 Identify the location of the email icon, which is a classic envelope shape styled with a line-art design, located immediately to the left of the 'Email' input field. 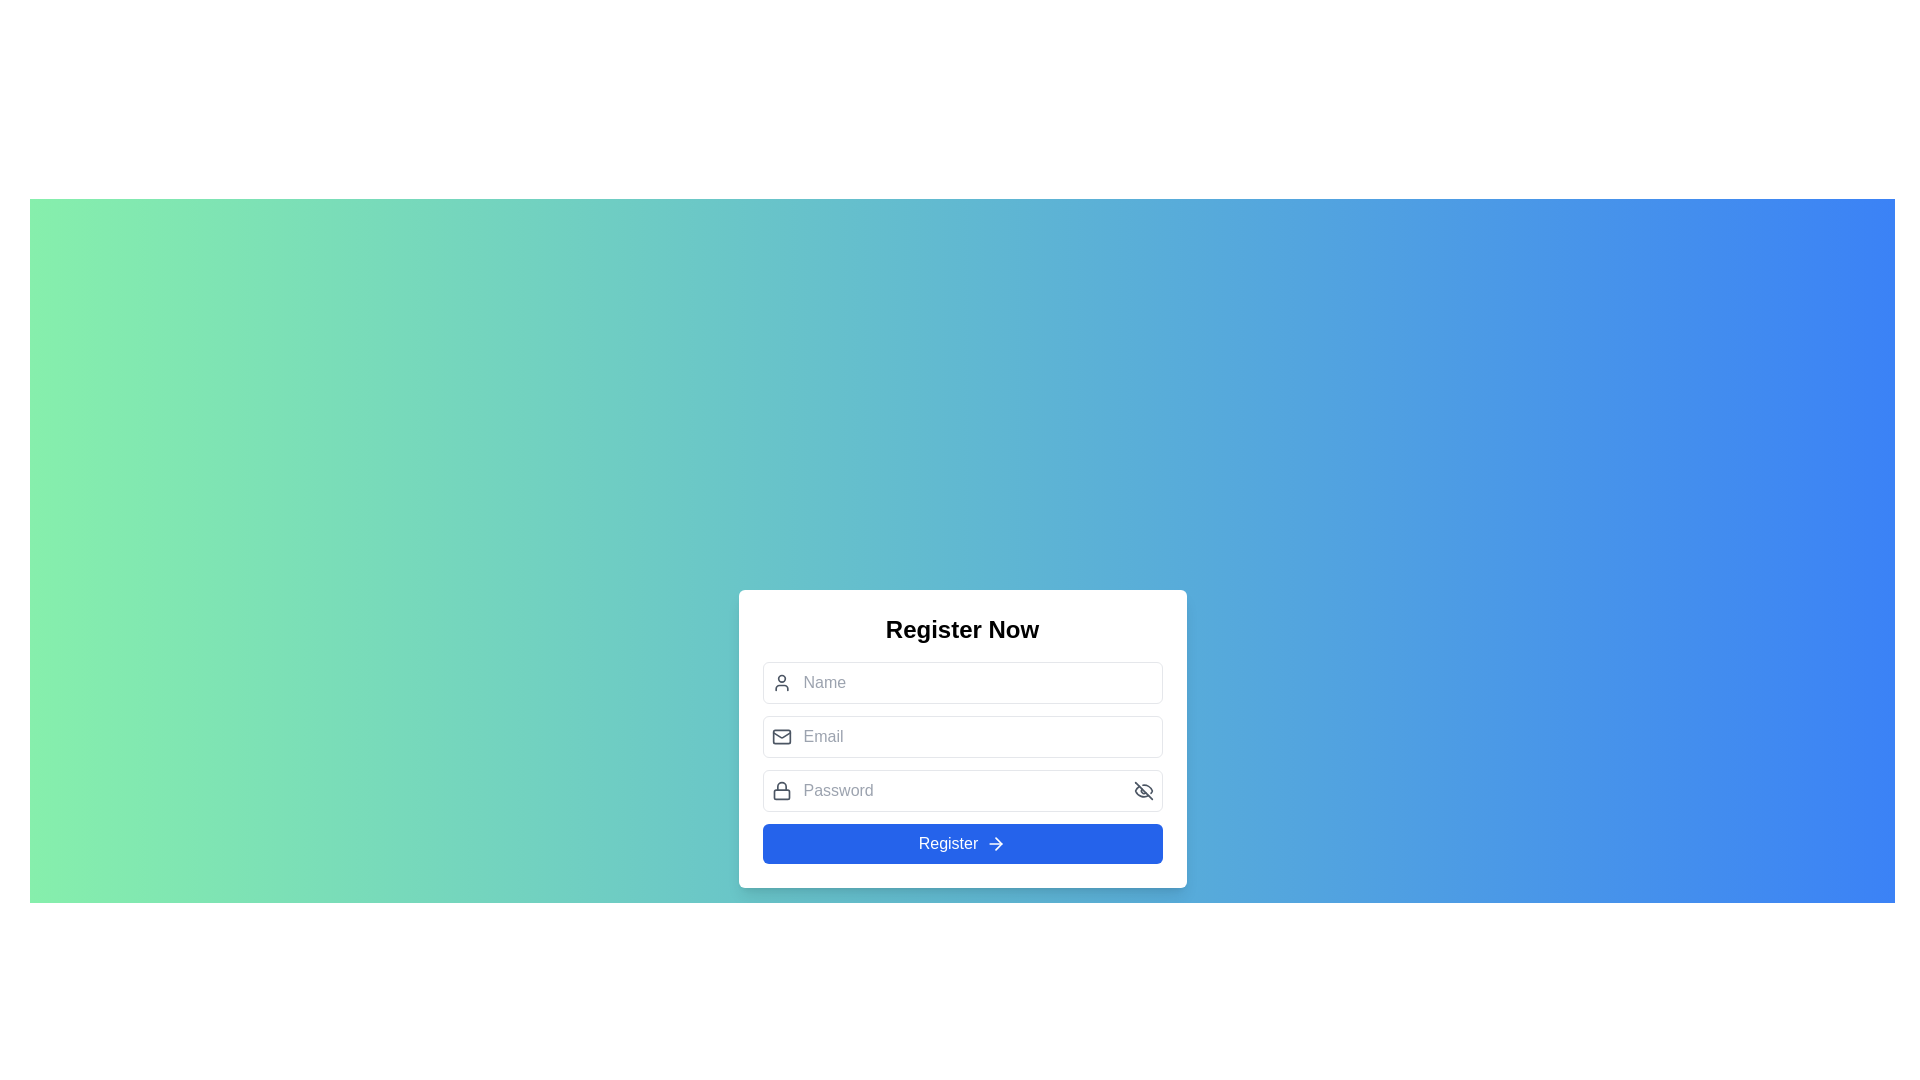
(780, 736).